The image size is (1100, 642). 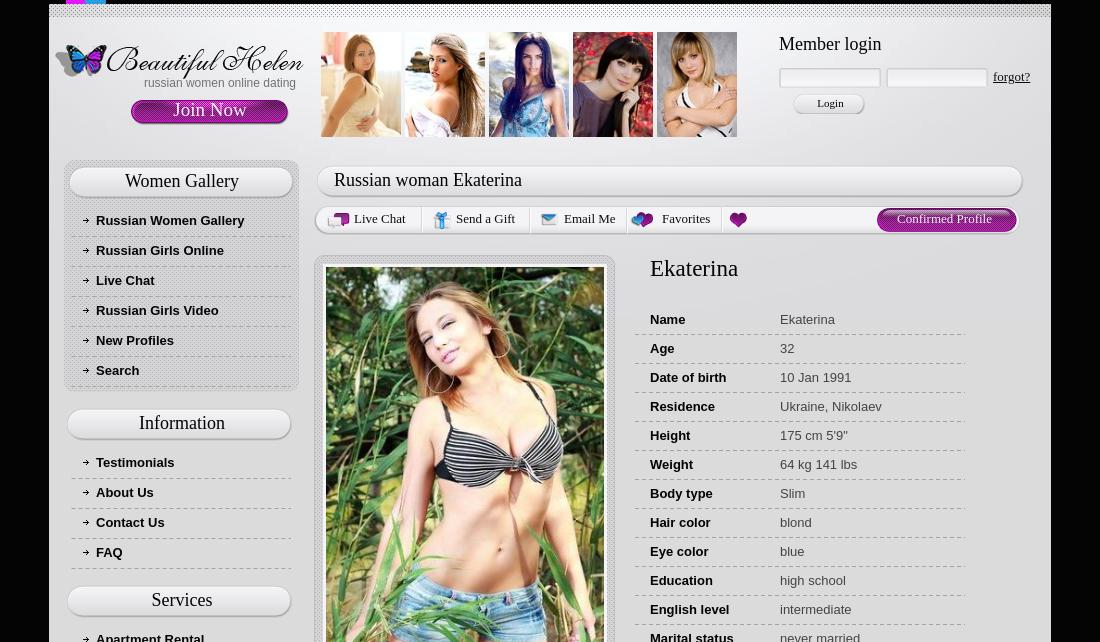 What do you see at coordinates (828, 43) in the screenshot?
I see `'Member login'` at bounding box center [828, 43].